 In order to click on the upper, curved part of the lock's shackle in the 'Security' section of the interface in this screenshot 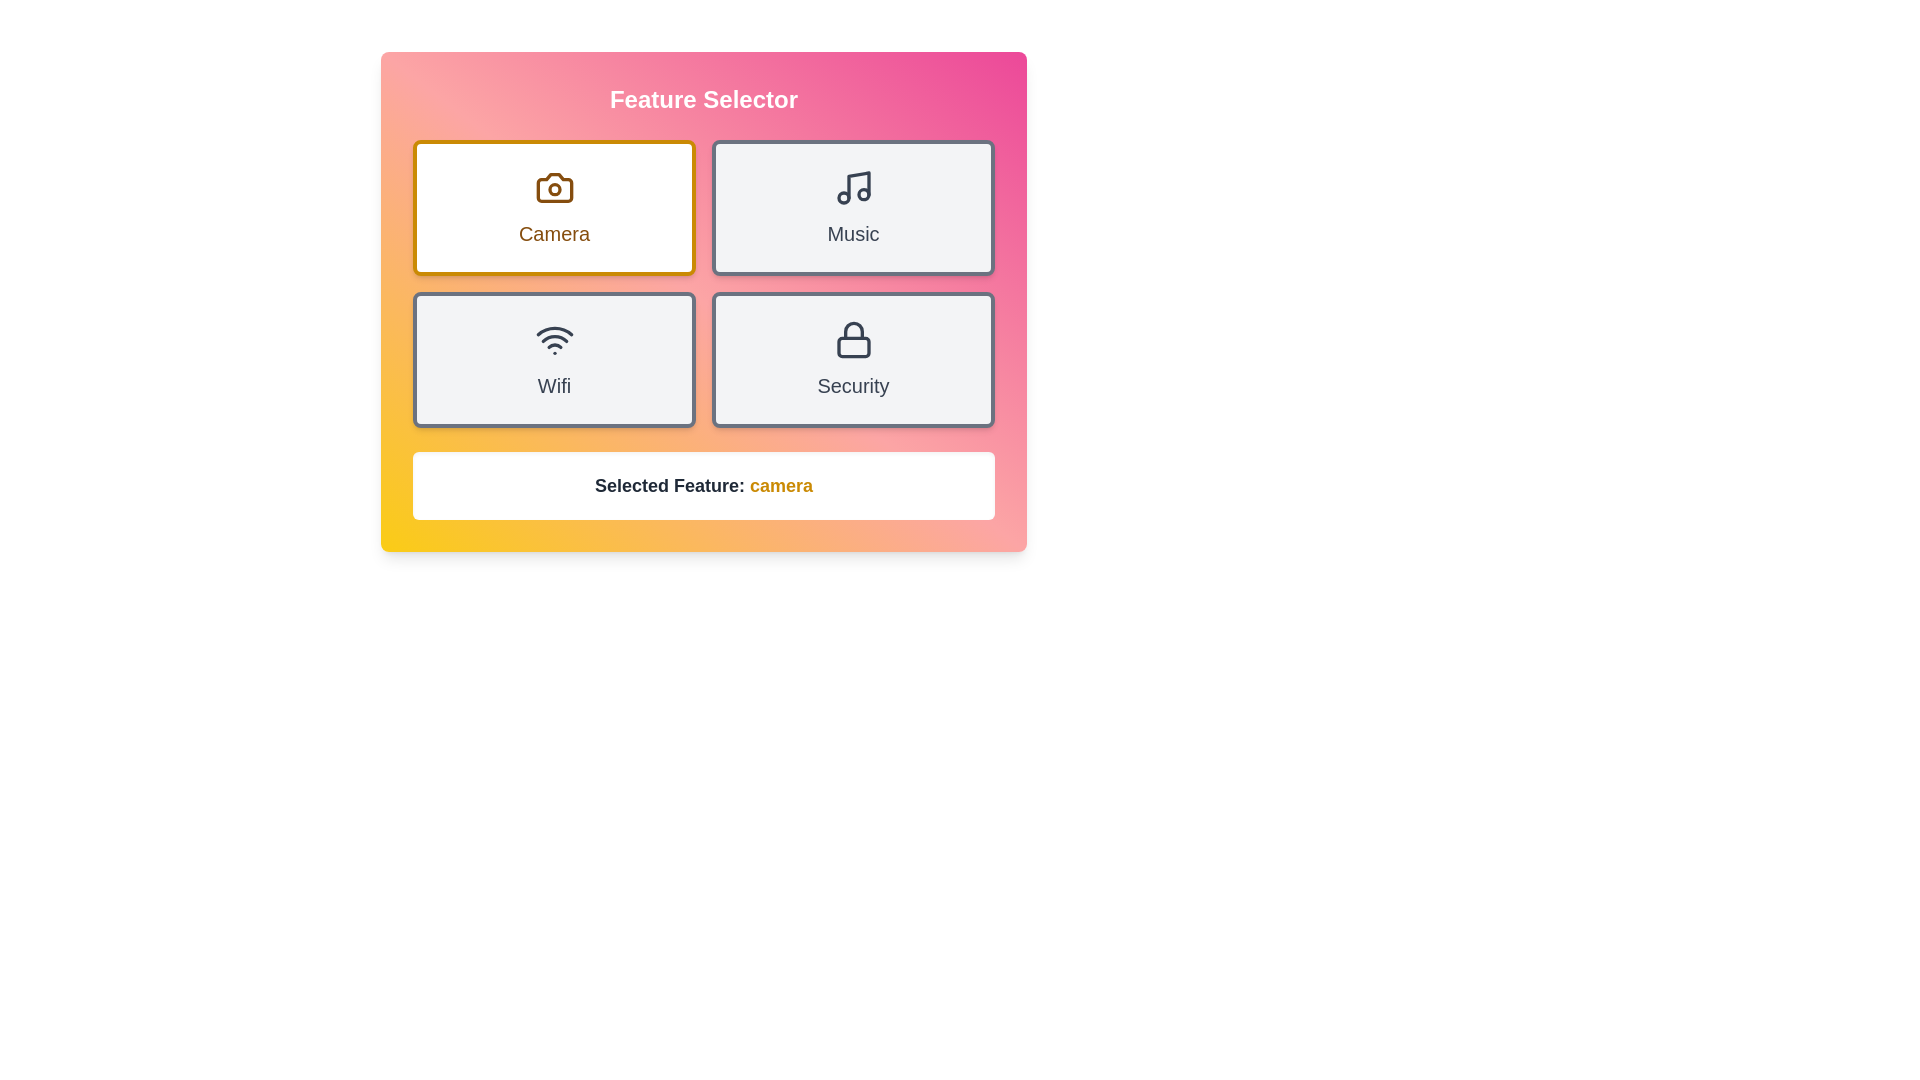, I will do `click(853, 329)`.